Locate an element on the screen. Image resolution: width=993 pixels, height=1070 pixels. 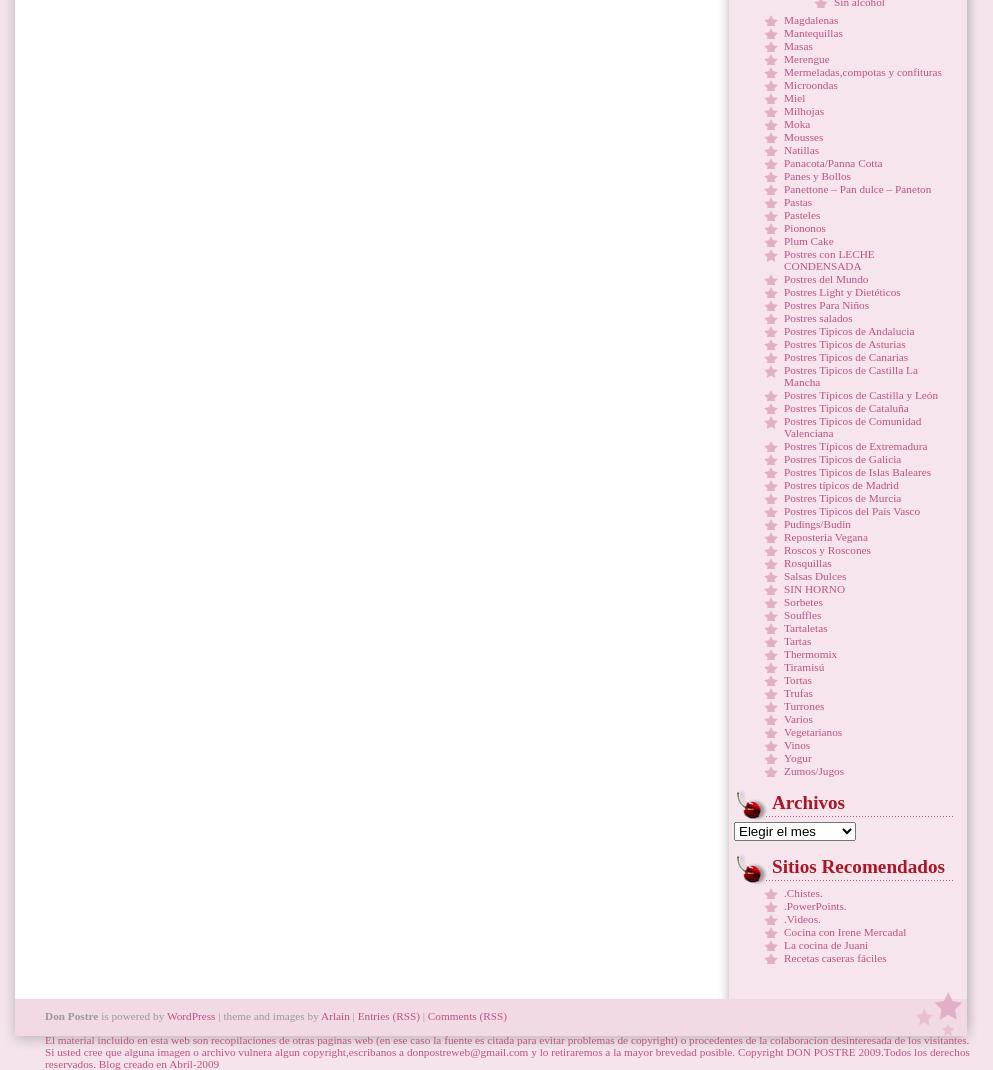
'Postres Tipicos de Comunidad Valenciana' is located at coordinates (851, 426).